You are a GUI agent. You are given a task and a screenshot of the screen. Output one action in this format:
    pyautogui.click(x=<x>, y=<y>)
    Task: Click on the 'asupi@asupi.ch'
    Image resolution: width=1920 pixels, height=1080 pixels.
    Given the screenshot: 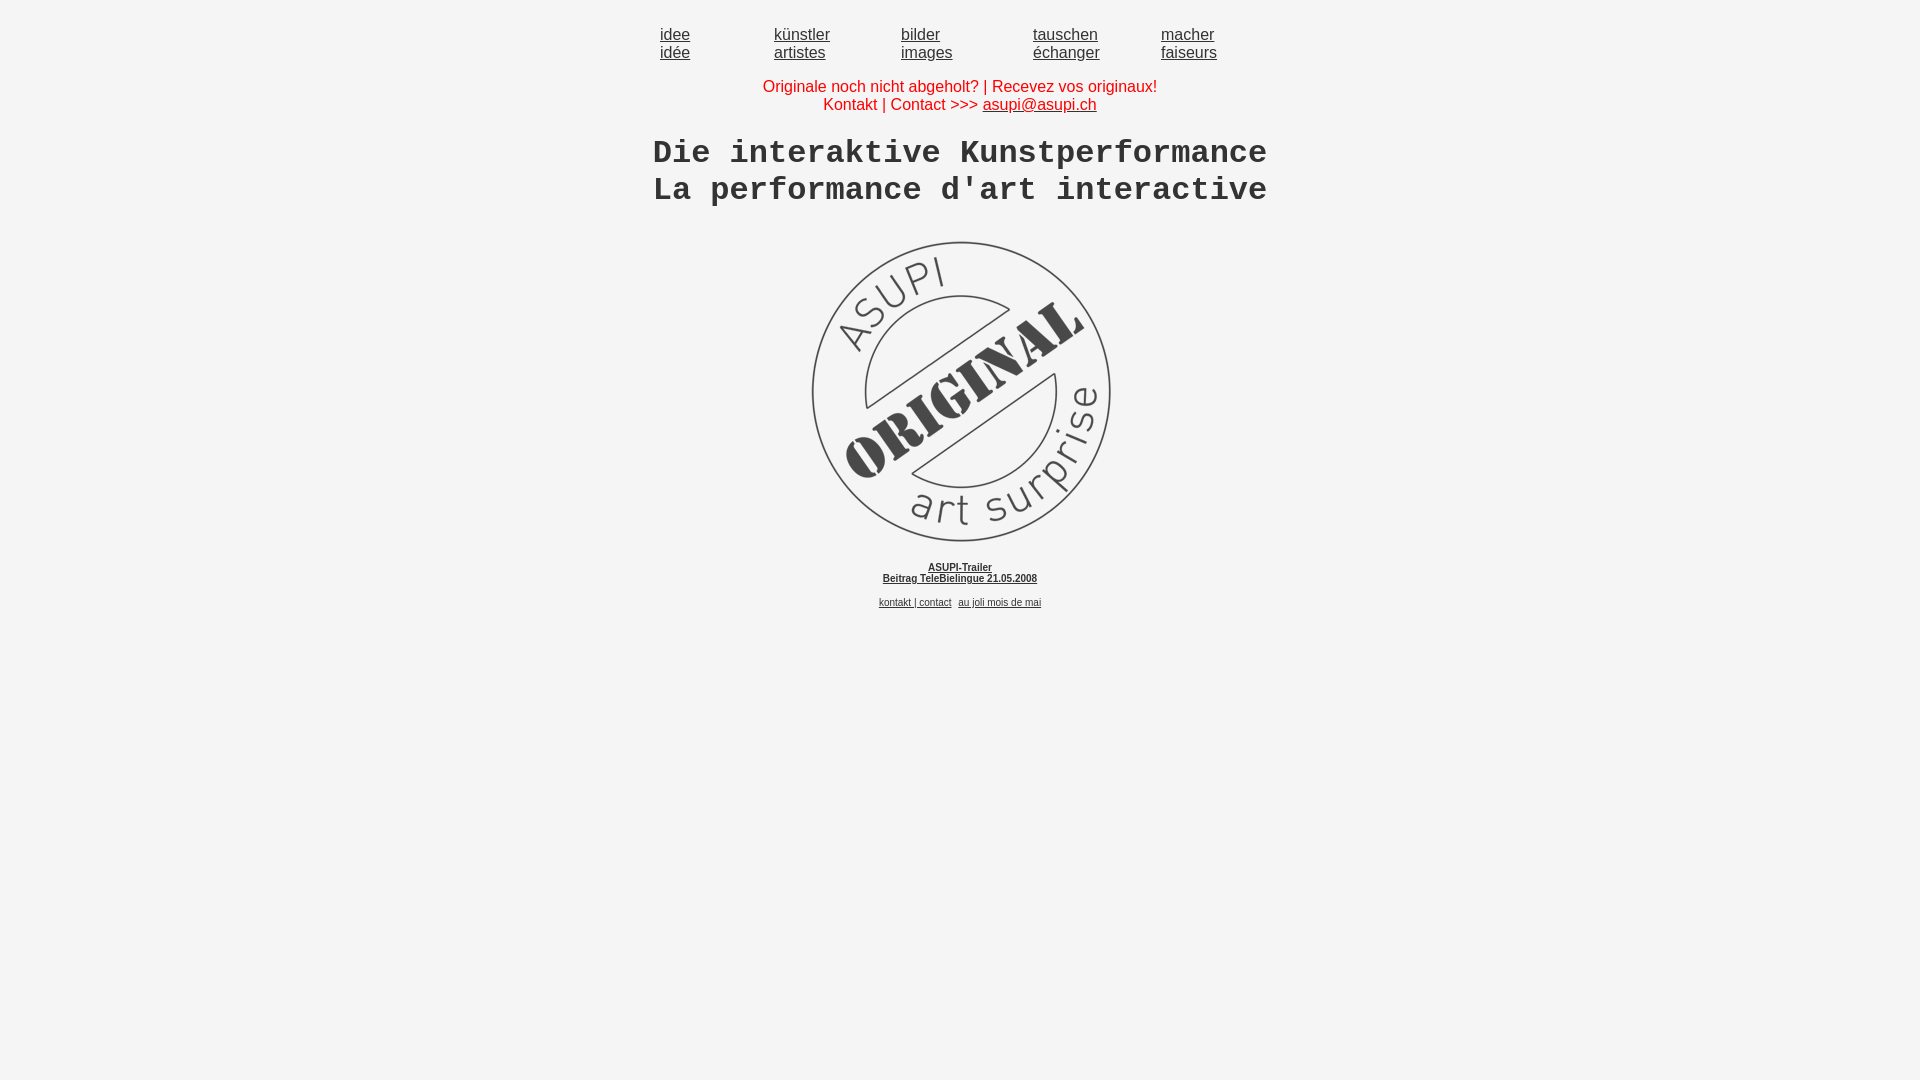 What is the action you would take?
    pyautogui.click(x=1040, y=104)
    